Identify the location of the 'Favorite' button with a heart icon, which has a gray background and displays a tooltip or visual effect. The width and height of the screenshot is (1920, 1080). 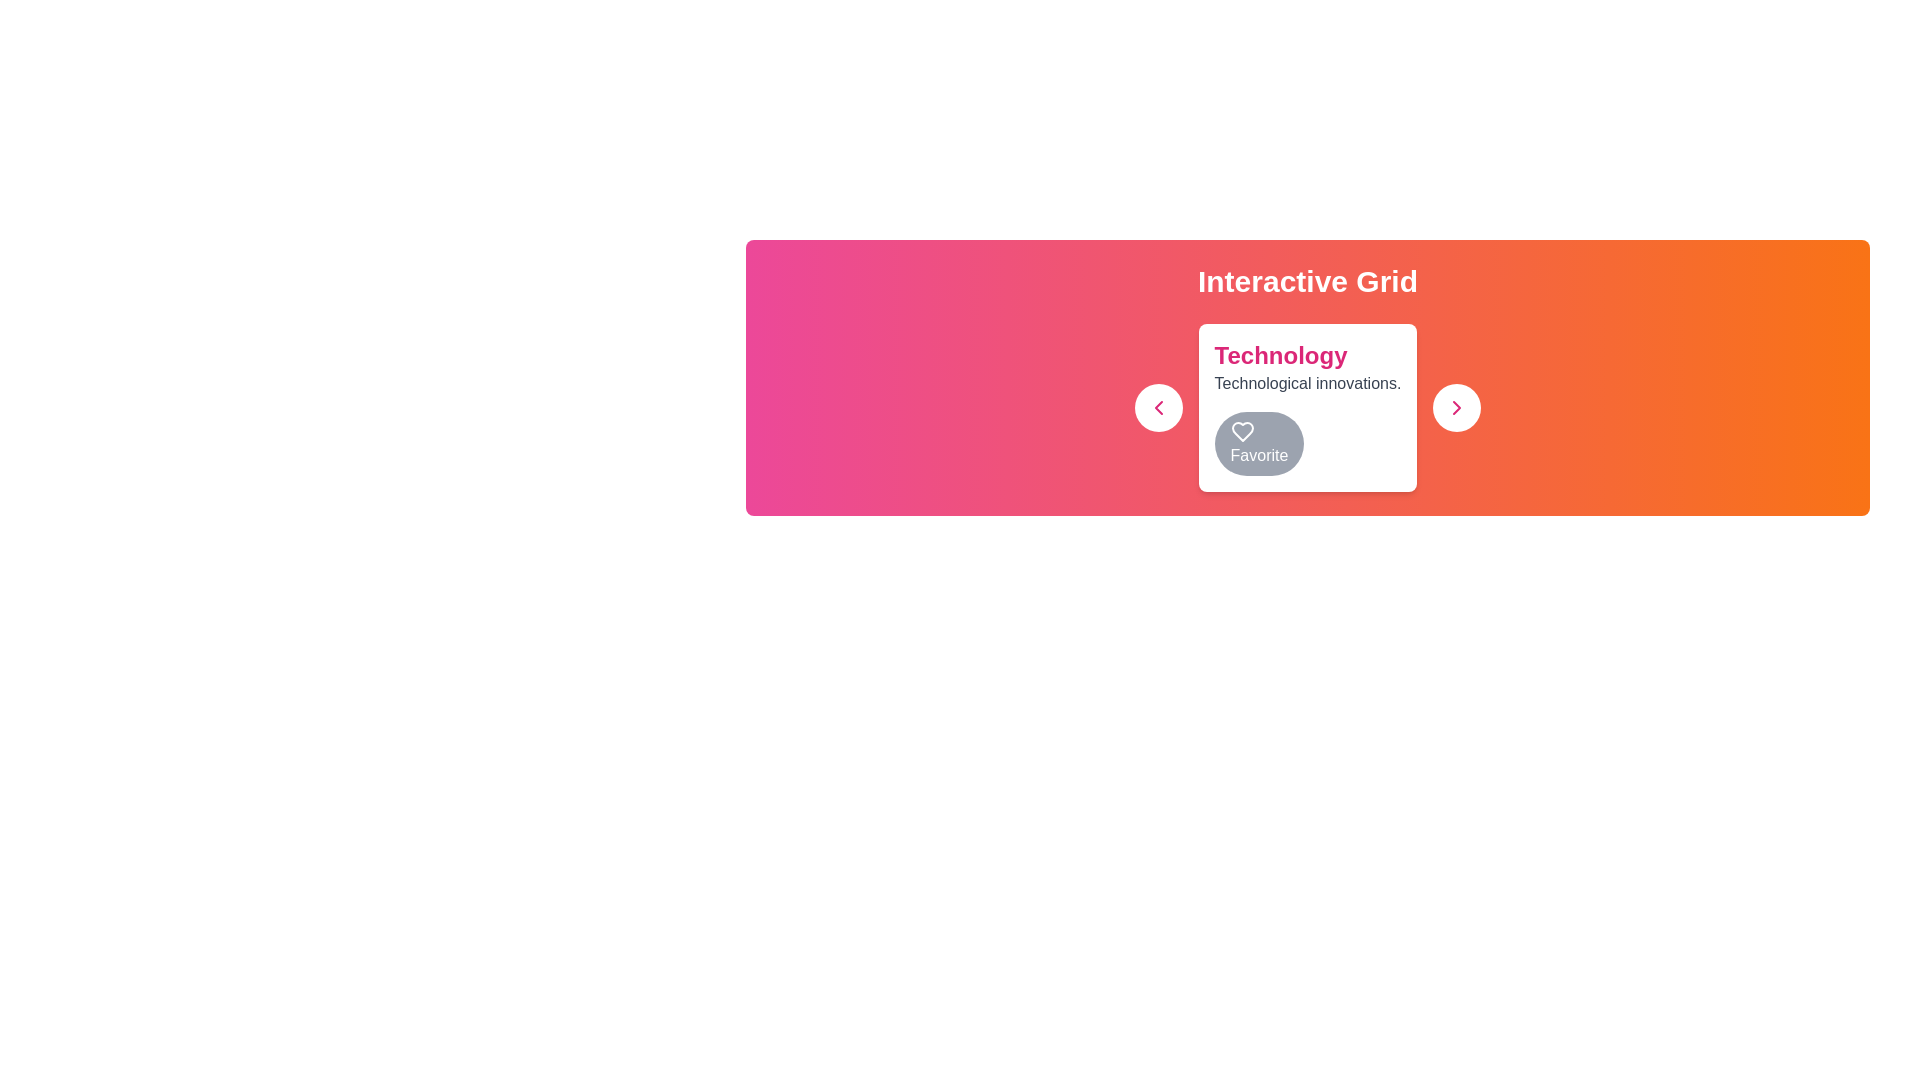
(1258, 442).